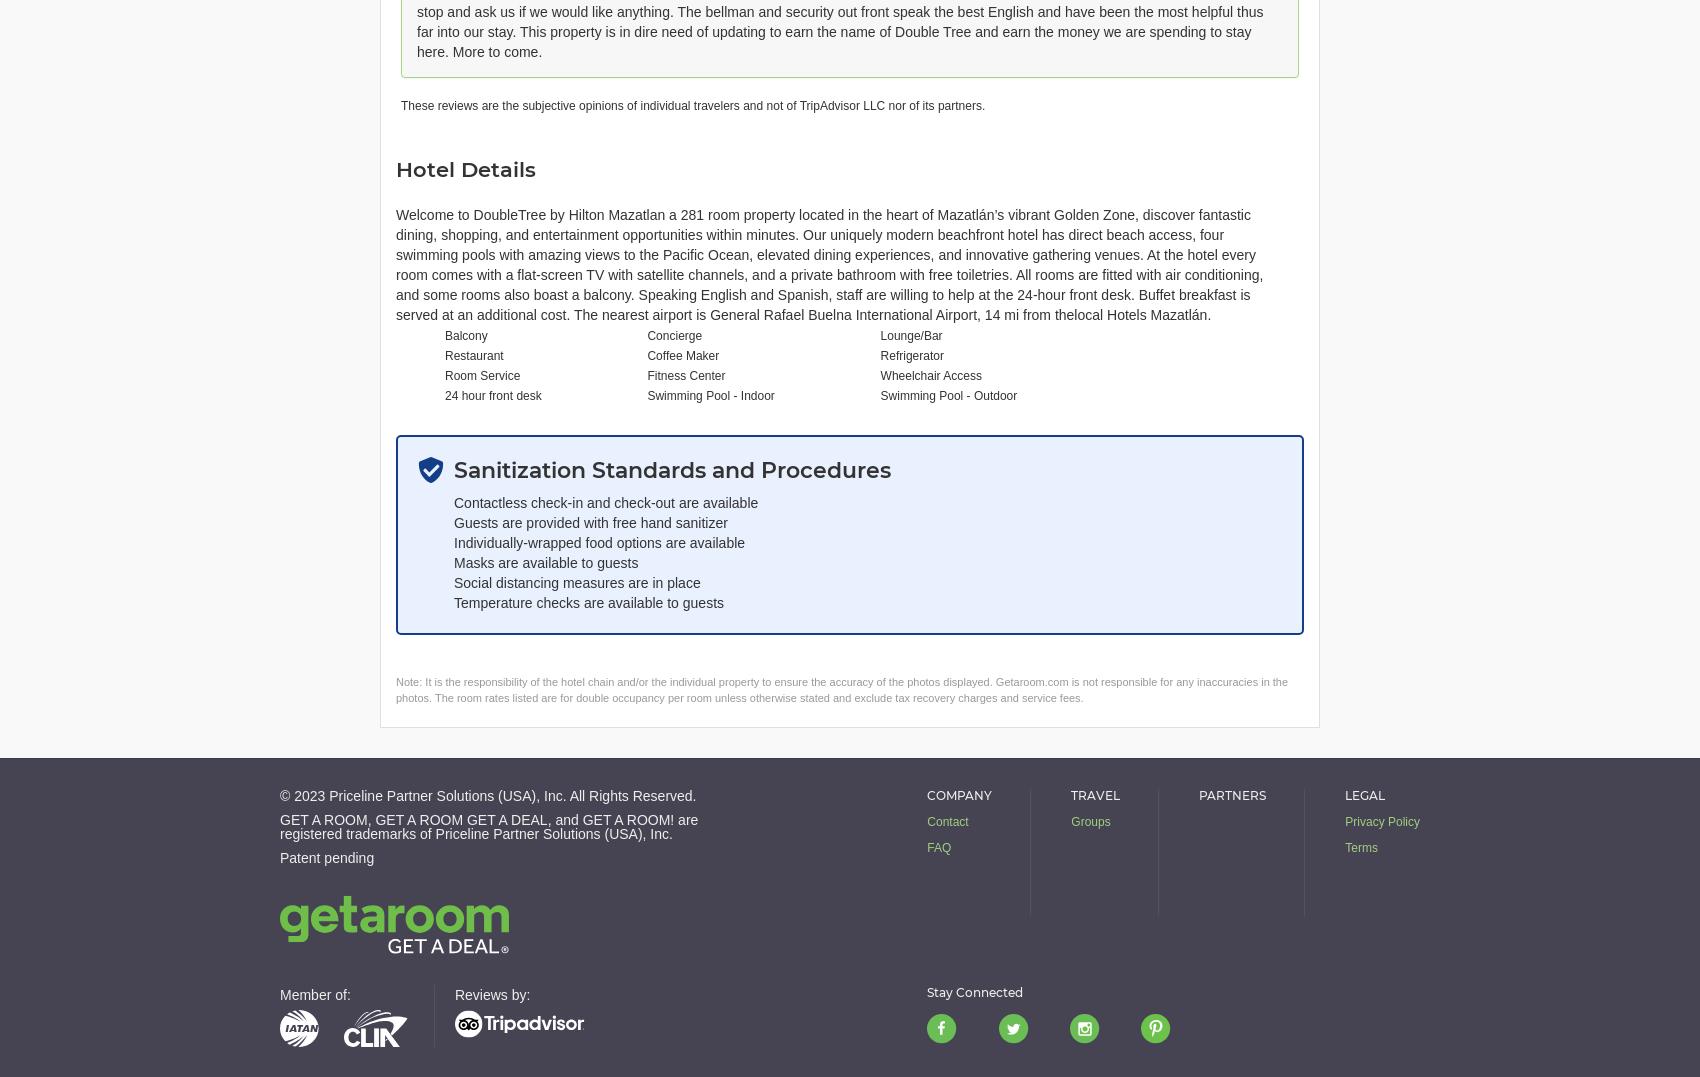  Describe the element at coordinates (491, 993) in the screenshot. I see `'Reviews by:'` at that location.